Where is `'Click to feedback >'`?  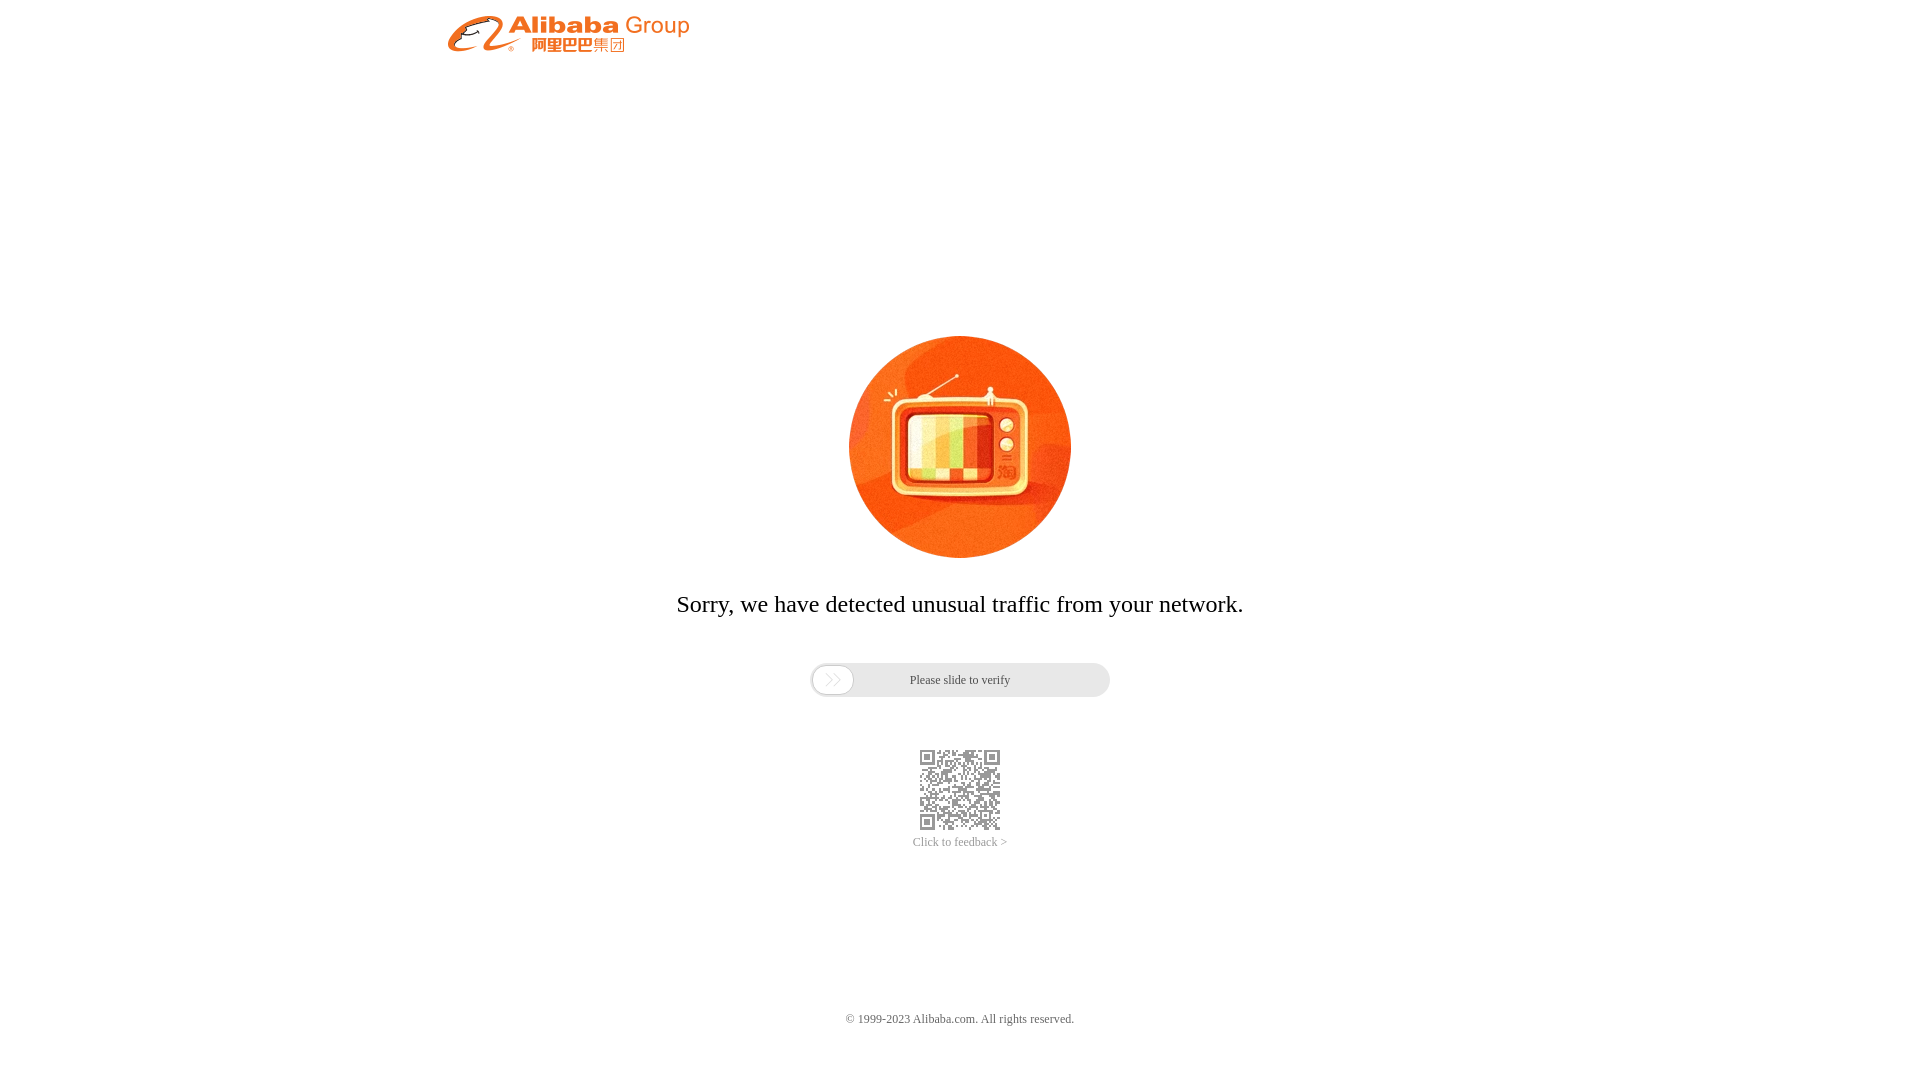 'Click to feedback >' is located at coordinates (960, 842).